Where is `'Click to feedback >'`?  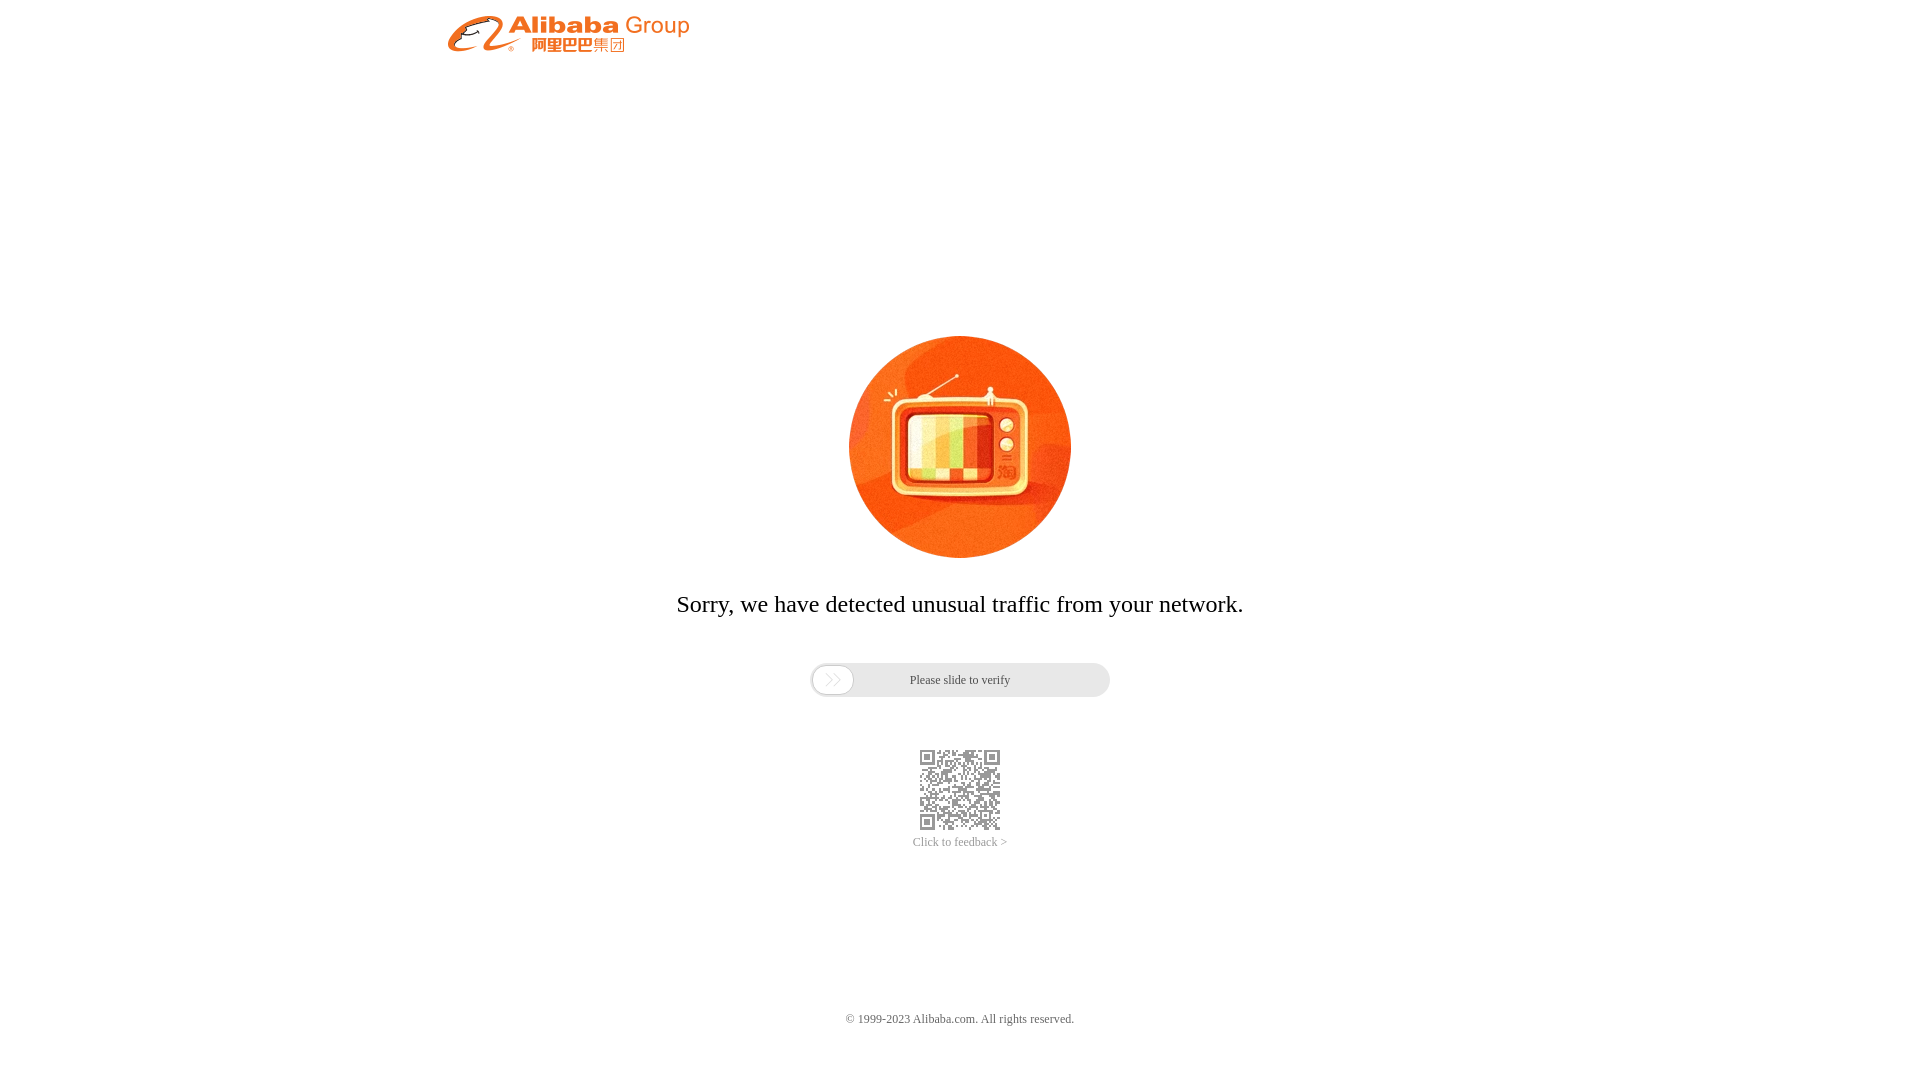 'Click to feedback >' is located at coordinates (960, 842).